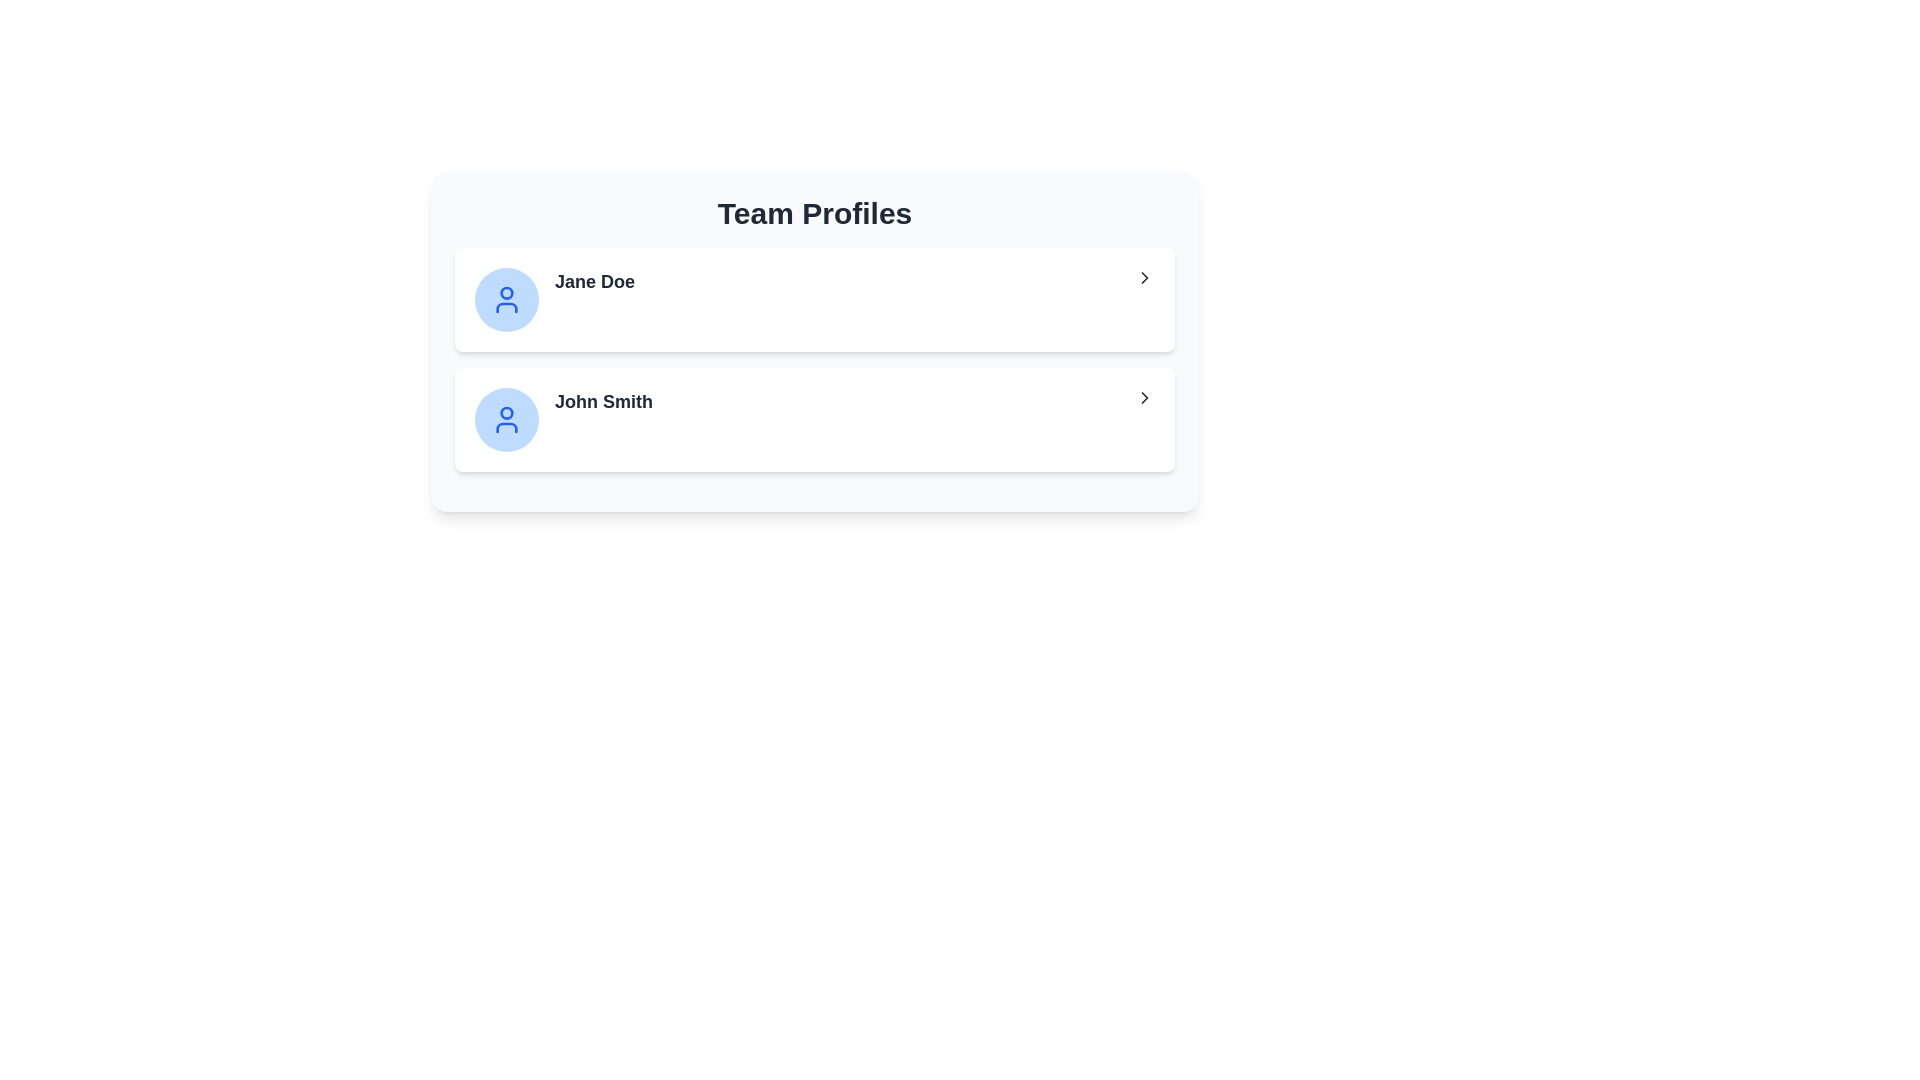 The width and height of the screenshot is (1920, 1080). Describe the element at coordinates (507, 308) in the screenshot. I see `the profile icon resembling the bottom part of a user profile icon next to the label 'Jane Doe' in the first section of the profile list` at that location.